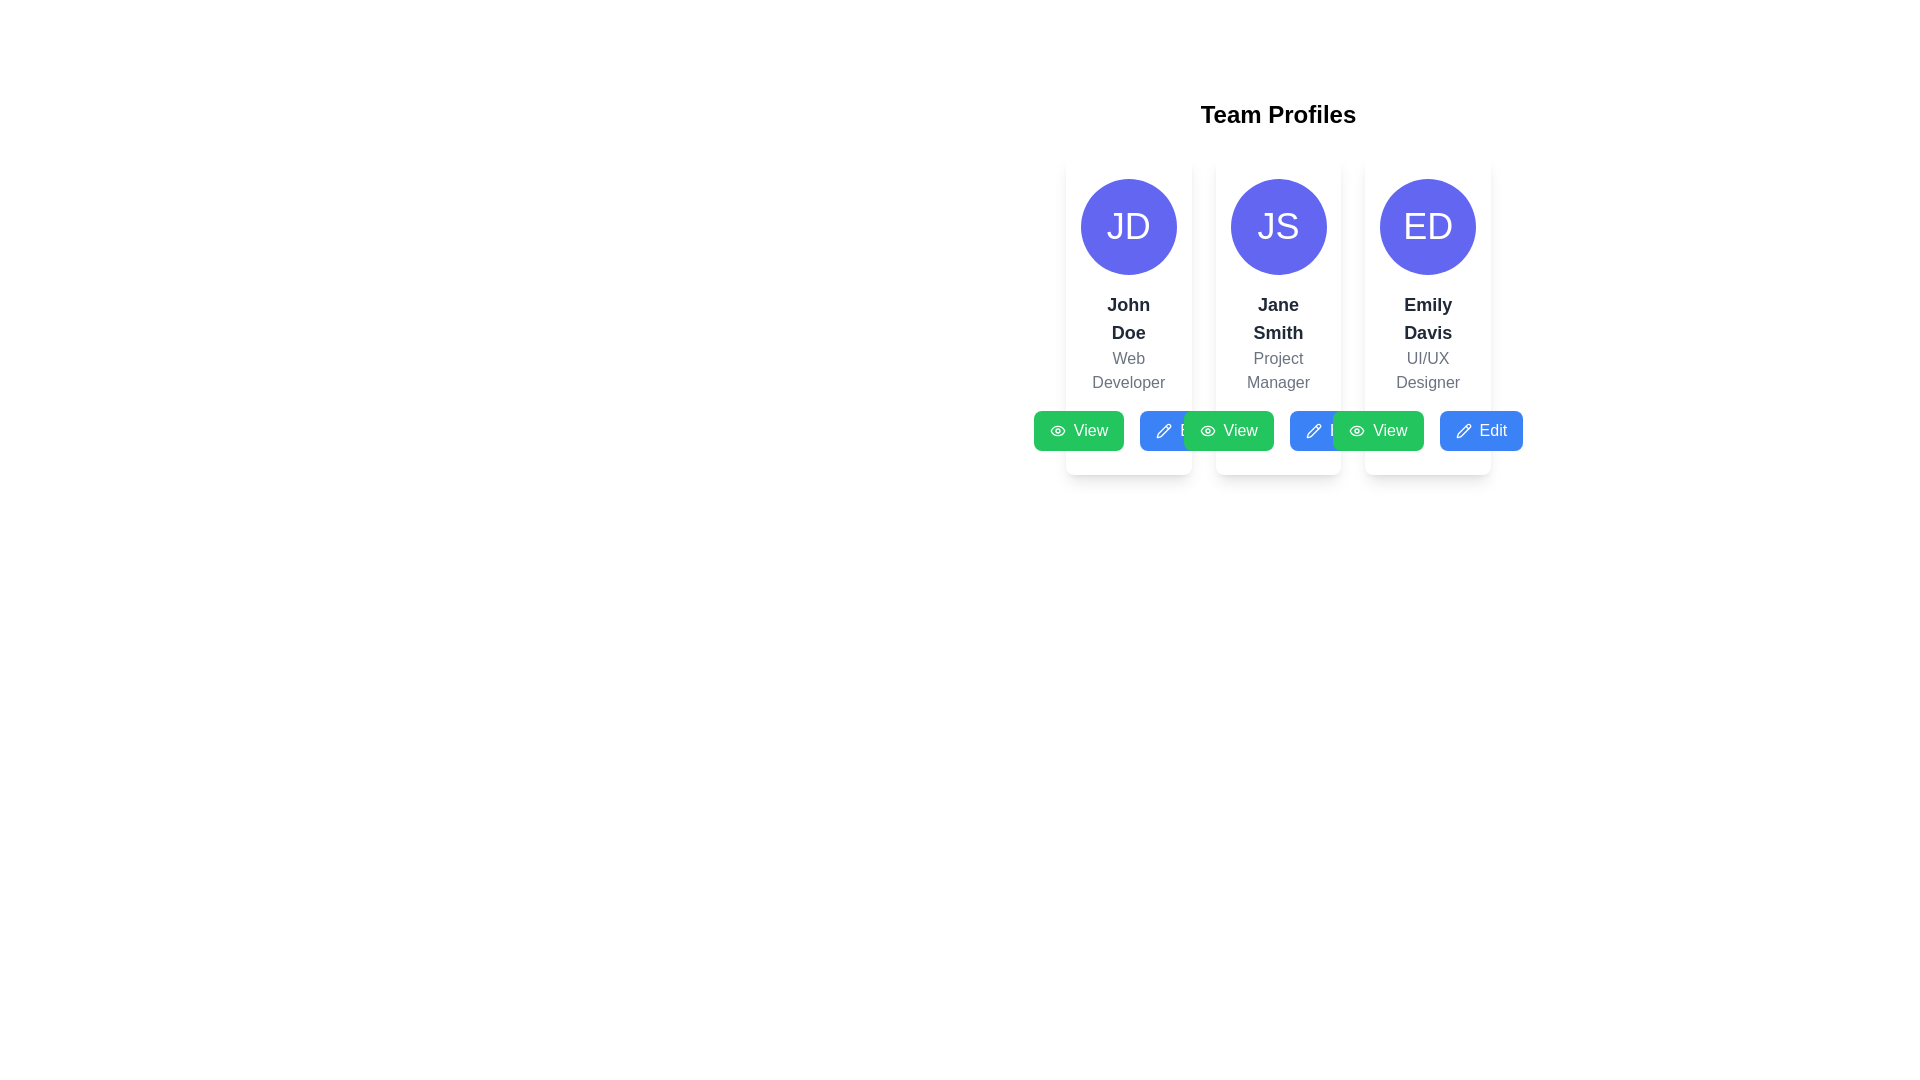 The width and height of the screenshot is (1920, 1080). What do you see at coordinates (1313, 430) in the screenshot?
I see `the 'Edit' icon in the action bar of the 'Jane Smith' profile card` at bounding box center [1313, 430].